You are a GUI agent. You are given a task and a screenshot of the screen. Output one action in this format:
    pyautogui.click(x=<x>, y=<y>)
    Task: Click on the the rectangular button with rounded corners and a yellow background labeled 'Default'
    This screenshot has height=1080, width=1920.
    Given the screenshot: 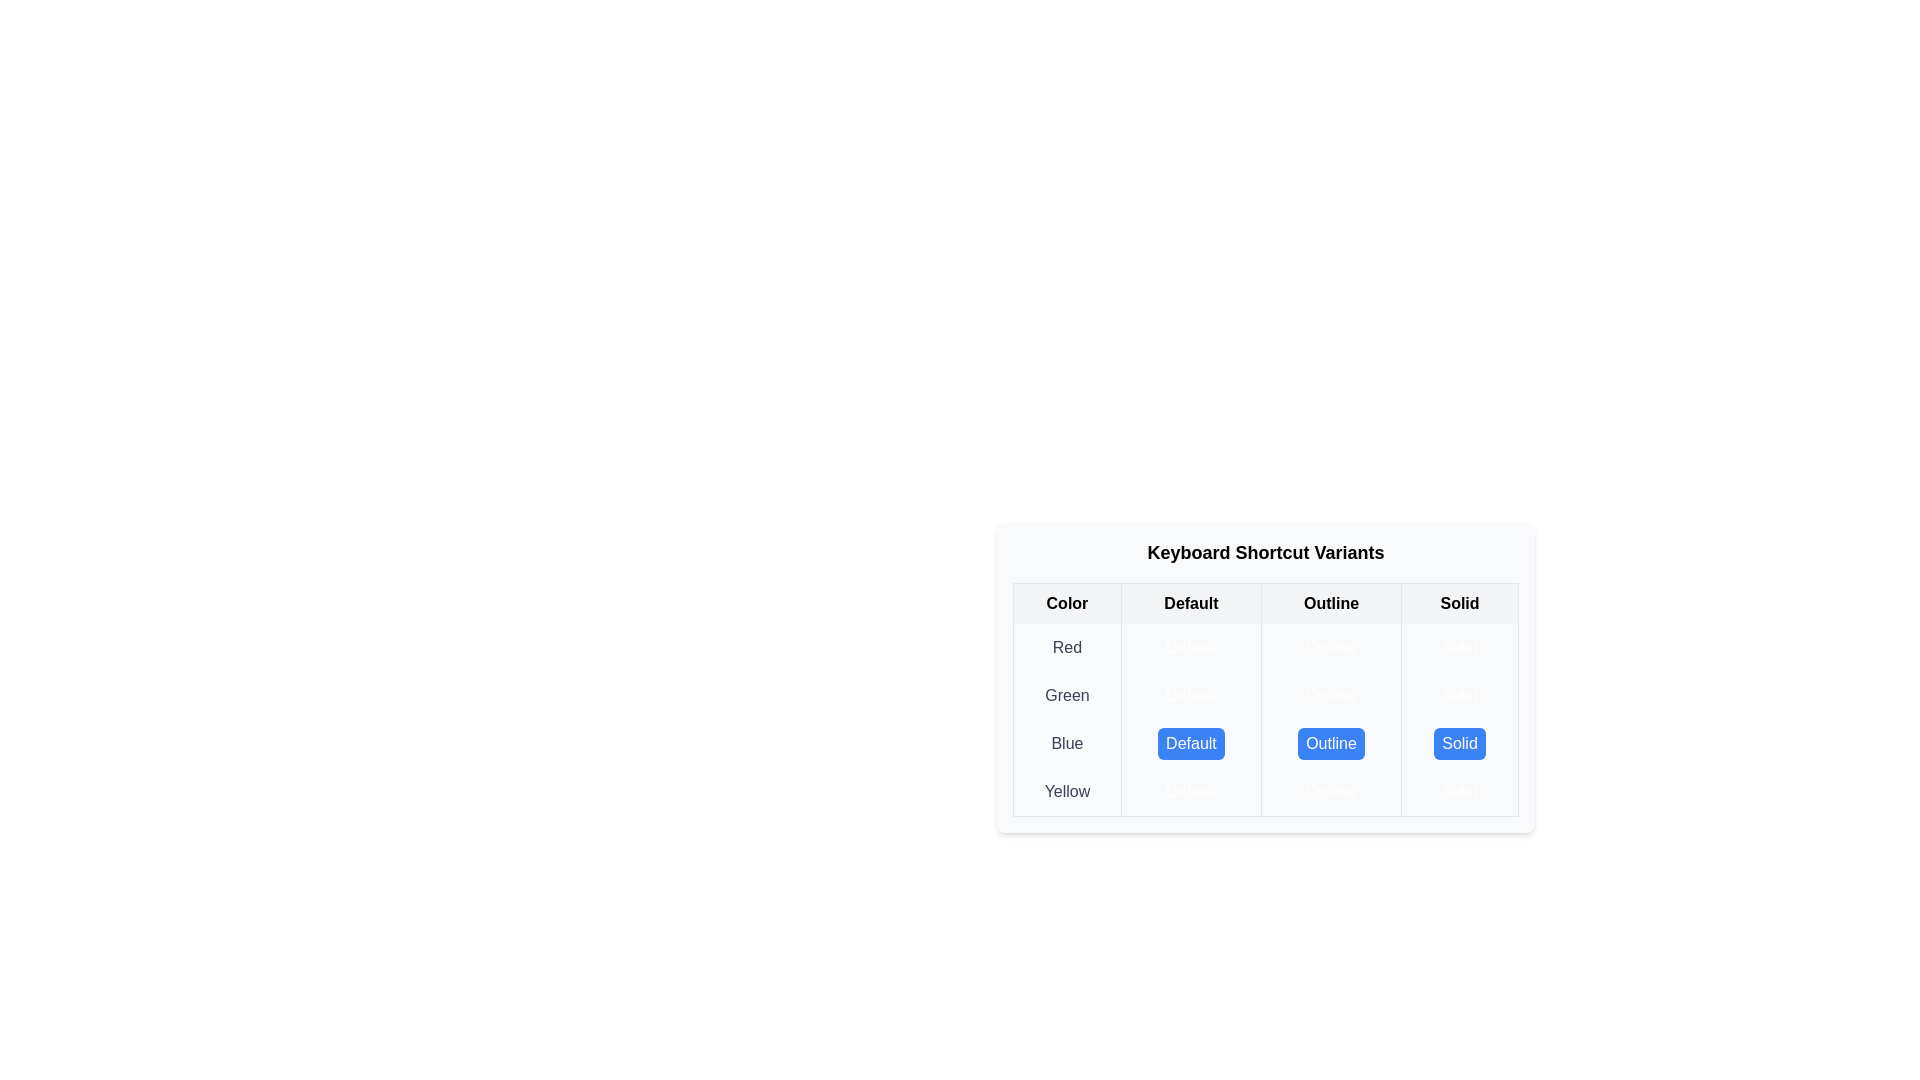 What is the action you would take?
    pyautogui.click(x=1190, y=790)
    